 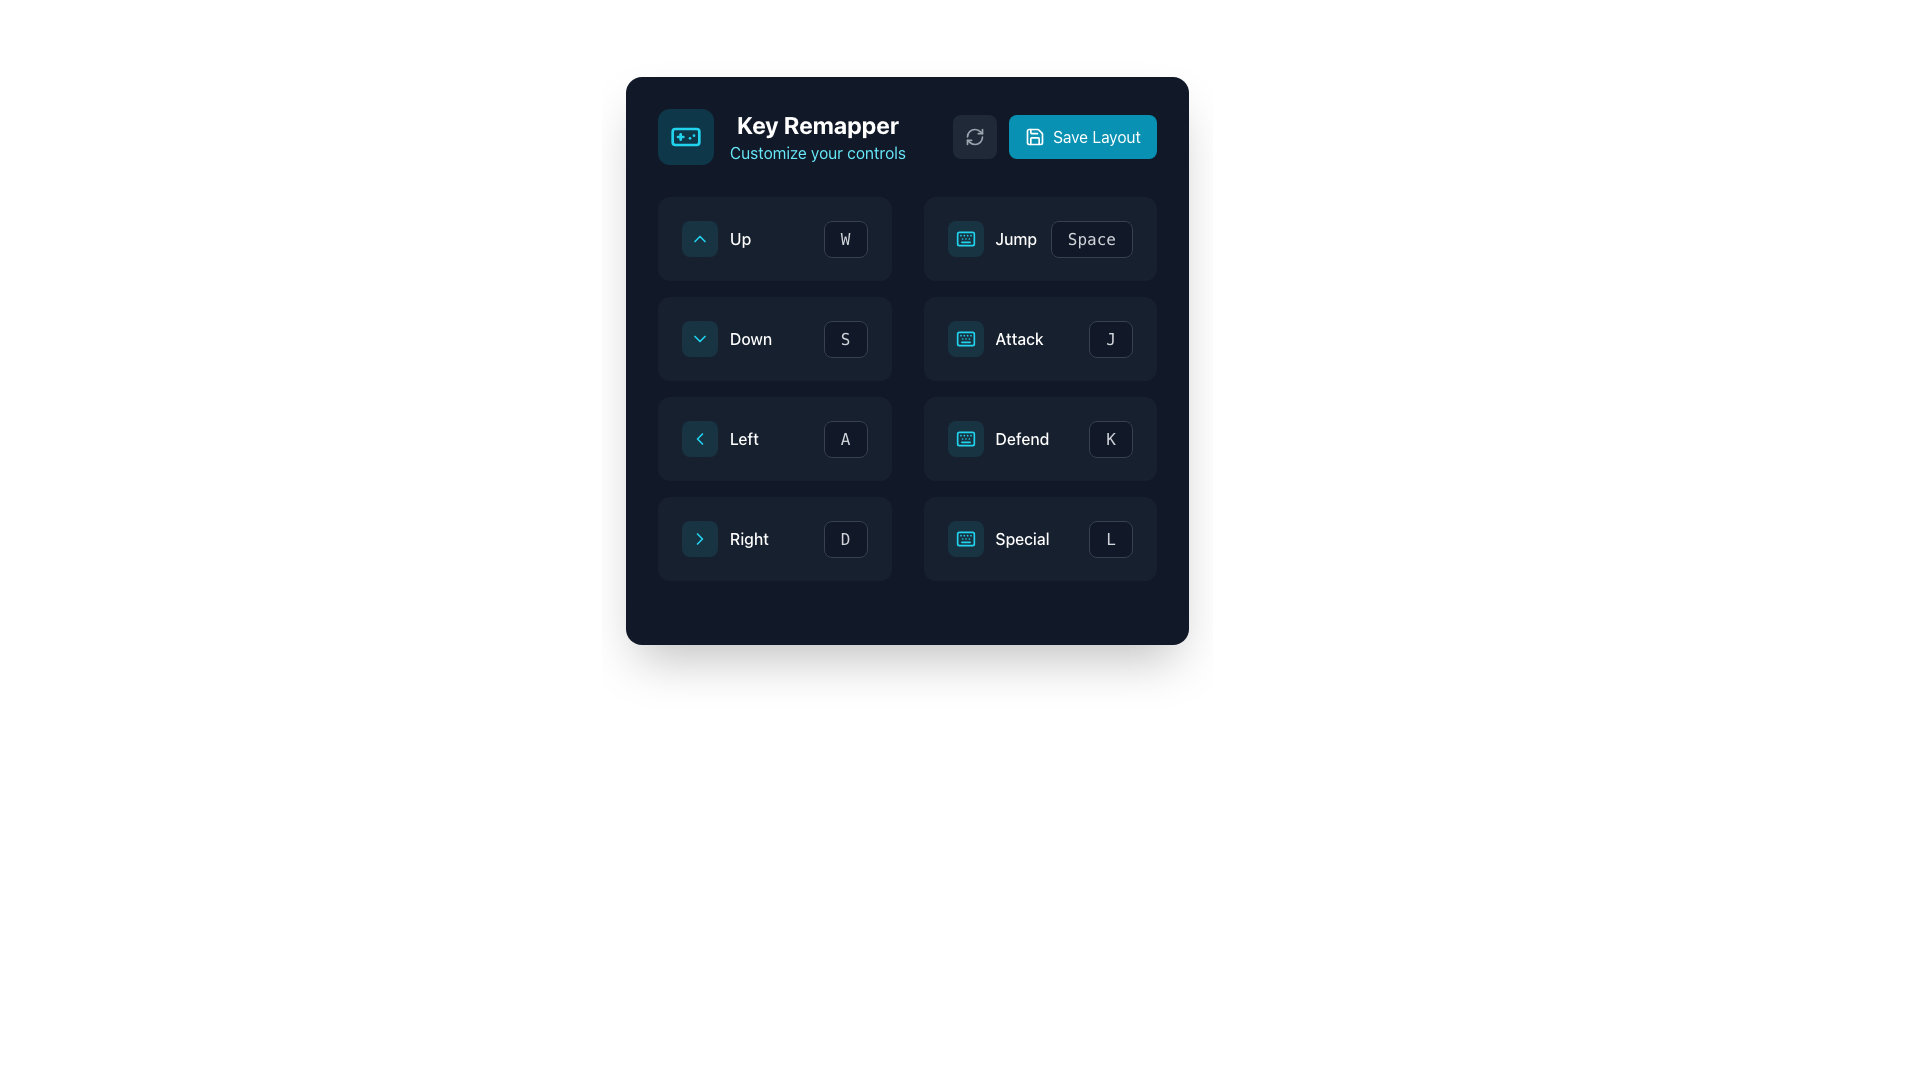 What do you see at coordinates (845, 438) in the screenshot?
I see `the button that displays the keybinding for the 'Left' action, which shows that the 'A' key is currently assigned to it` at bounding box center [845, 438].